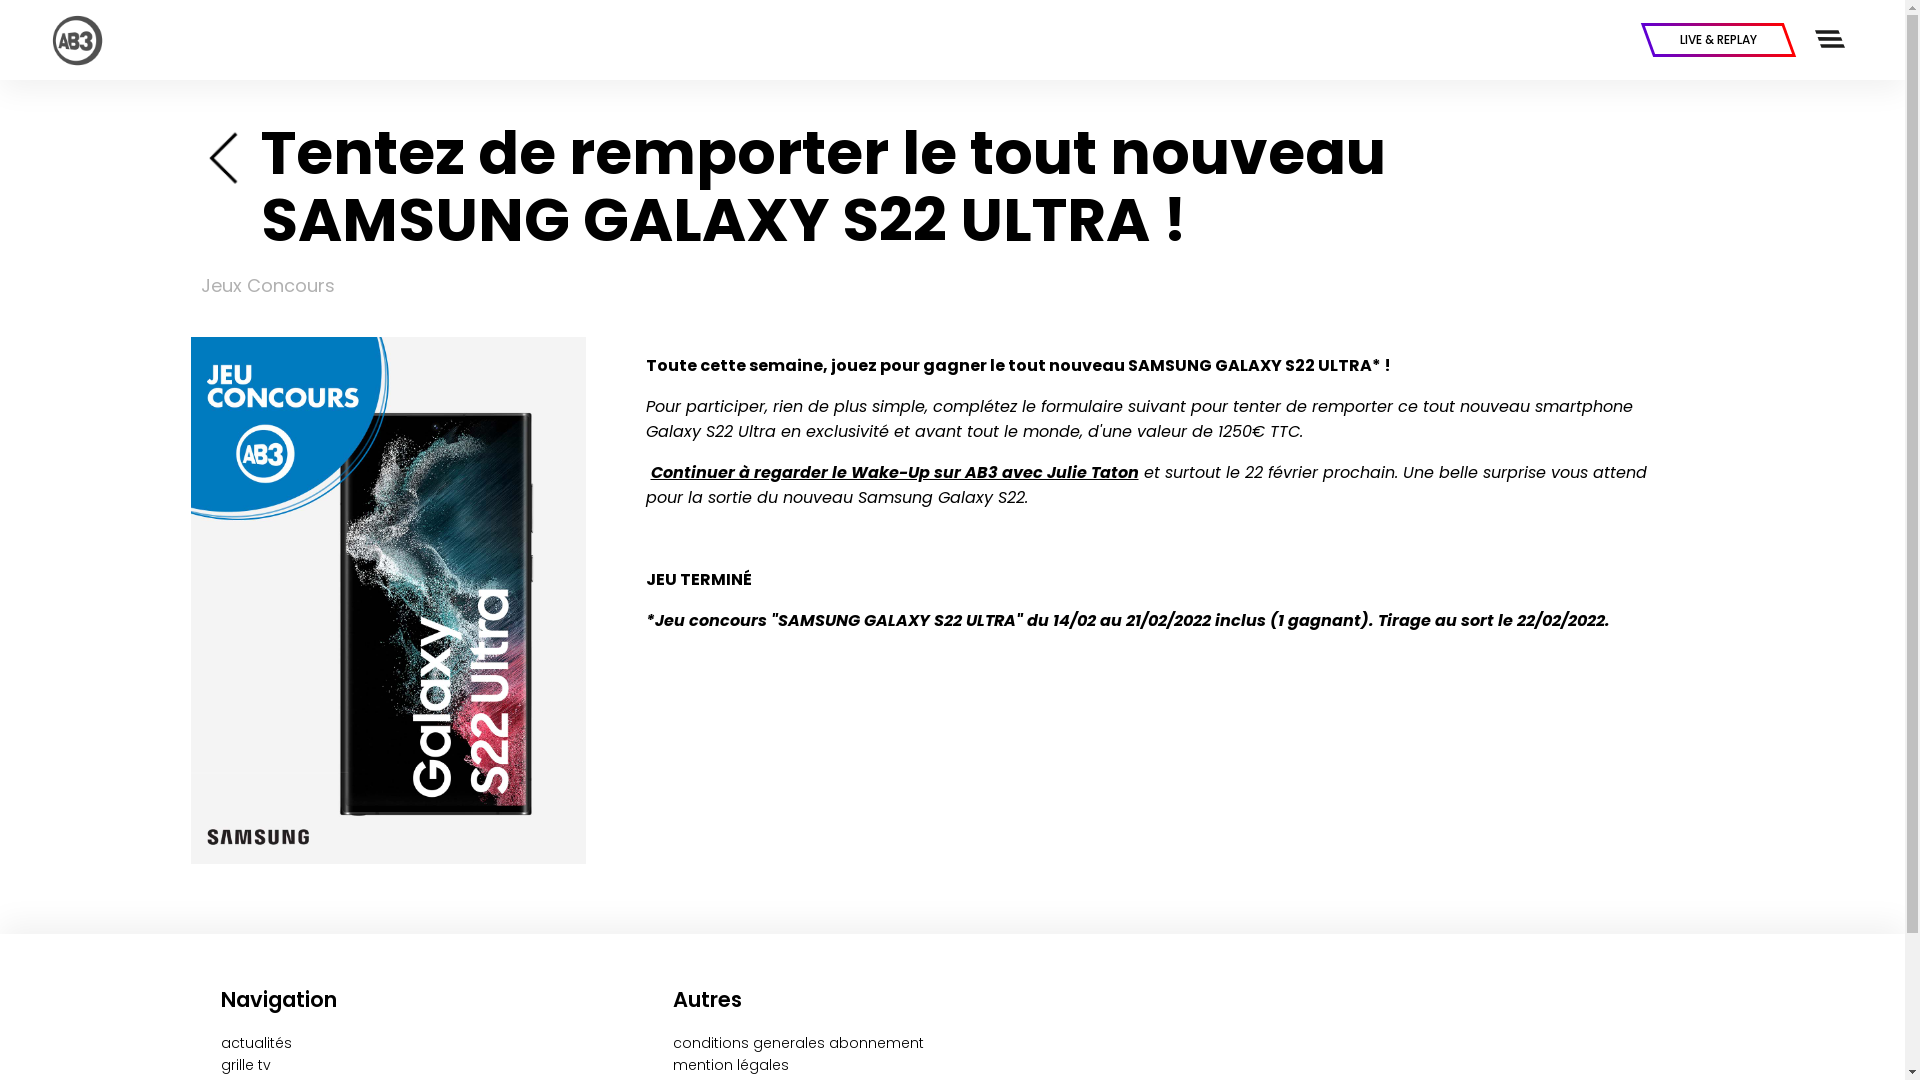 The image size is (1920, 1080). What do you see at coordinates (243, 1063) in the screenshot?
I see `'grille tv'` at bounding box center [243, 1063].